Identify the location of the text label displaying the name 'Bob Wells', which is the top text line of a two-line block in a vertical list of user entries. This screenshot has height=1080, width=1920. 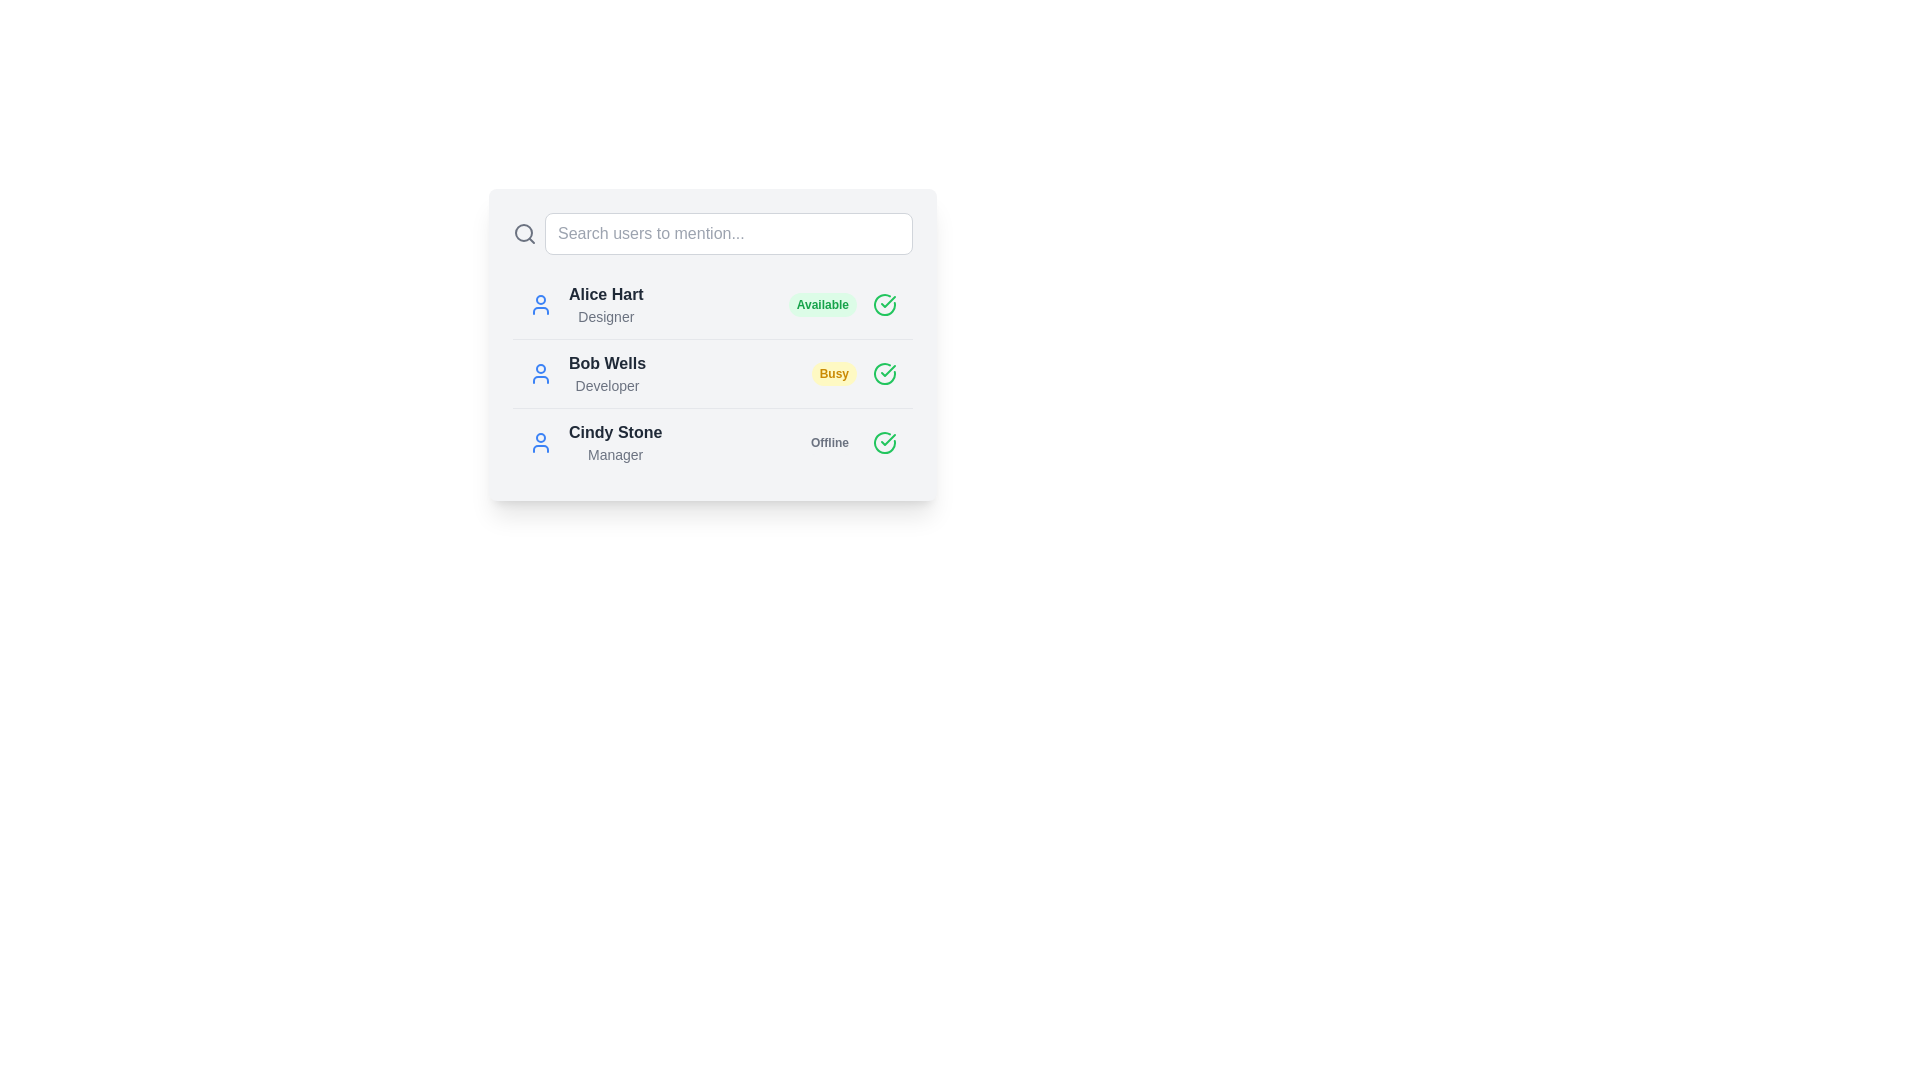
(606, 363).